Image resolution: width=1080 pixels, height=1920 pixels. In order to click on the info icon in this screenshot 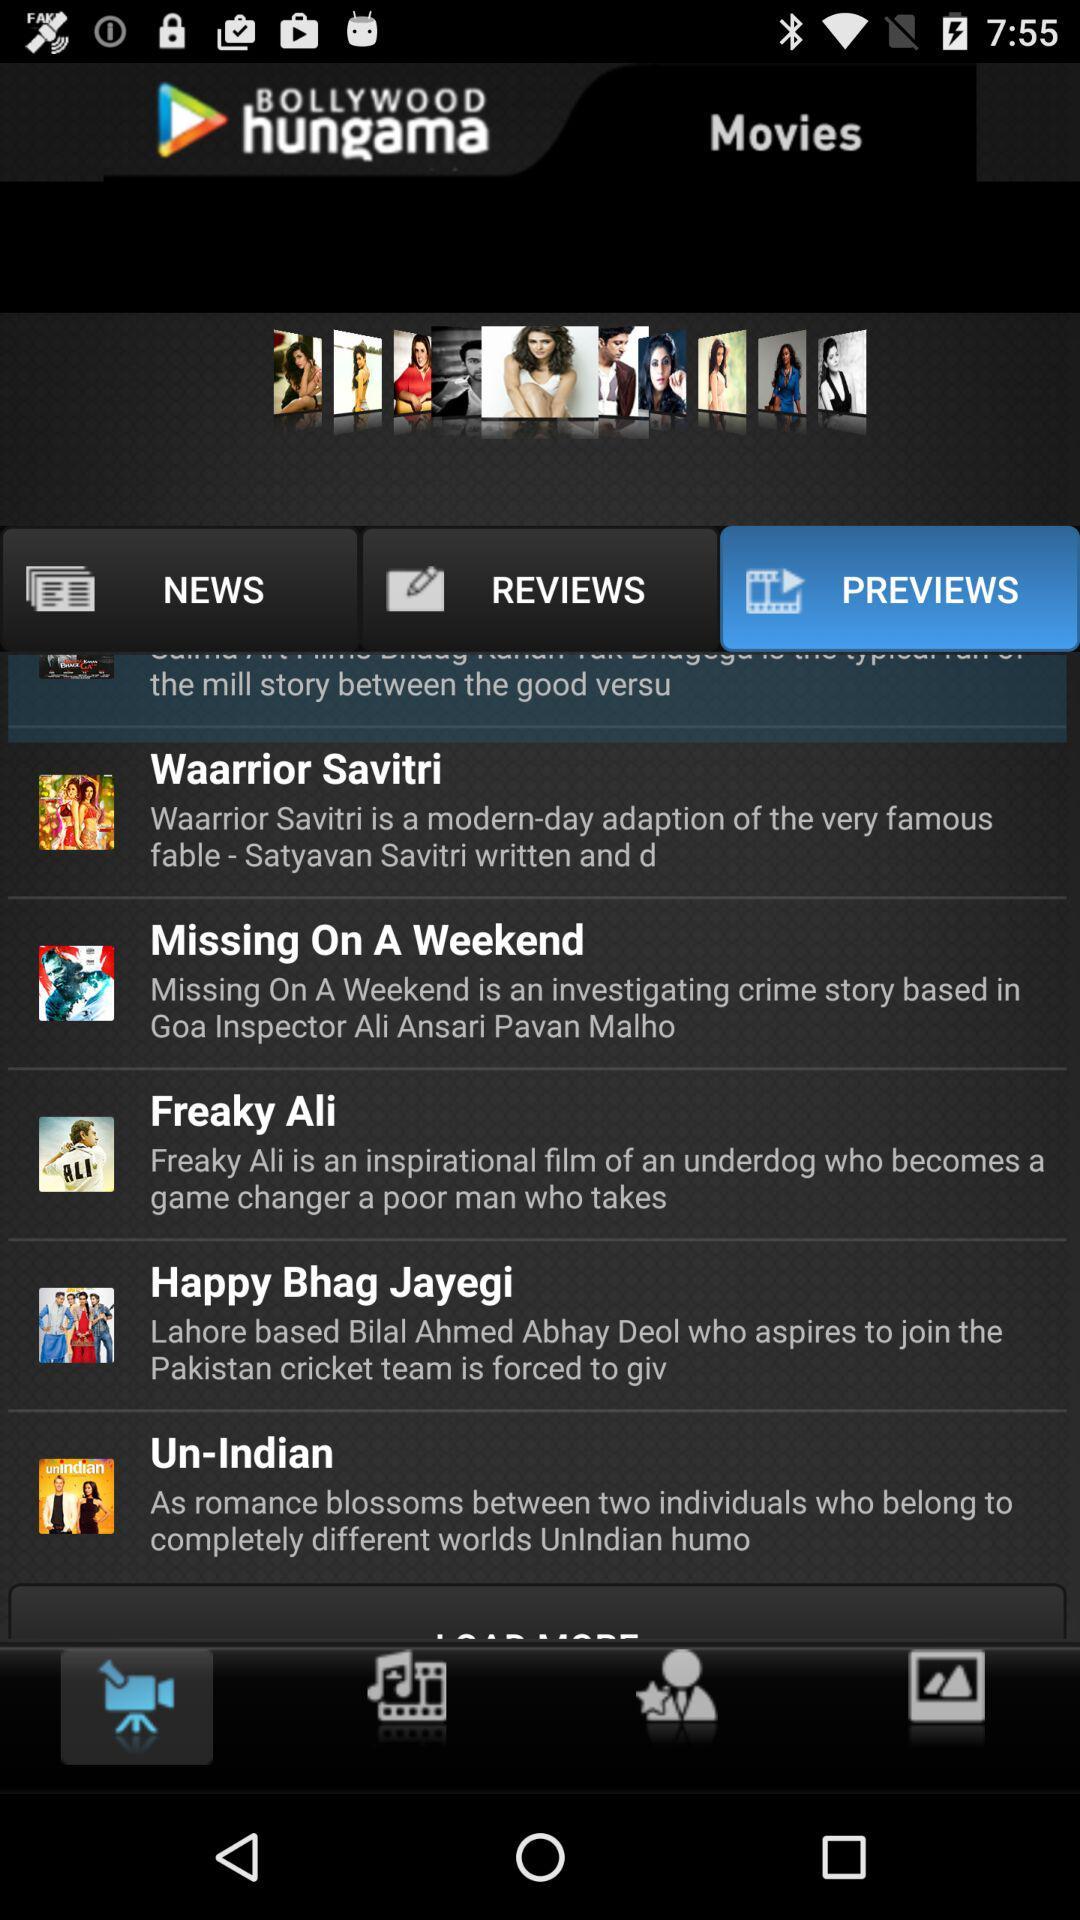, I will do `click(405, 1817)`.